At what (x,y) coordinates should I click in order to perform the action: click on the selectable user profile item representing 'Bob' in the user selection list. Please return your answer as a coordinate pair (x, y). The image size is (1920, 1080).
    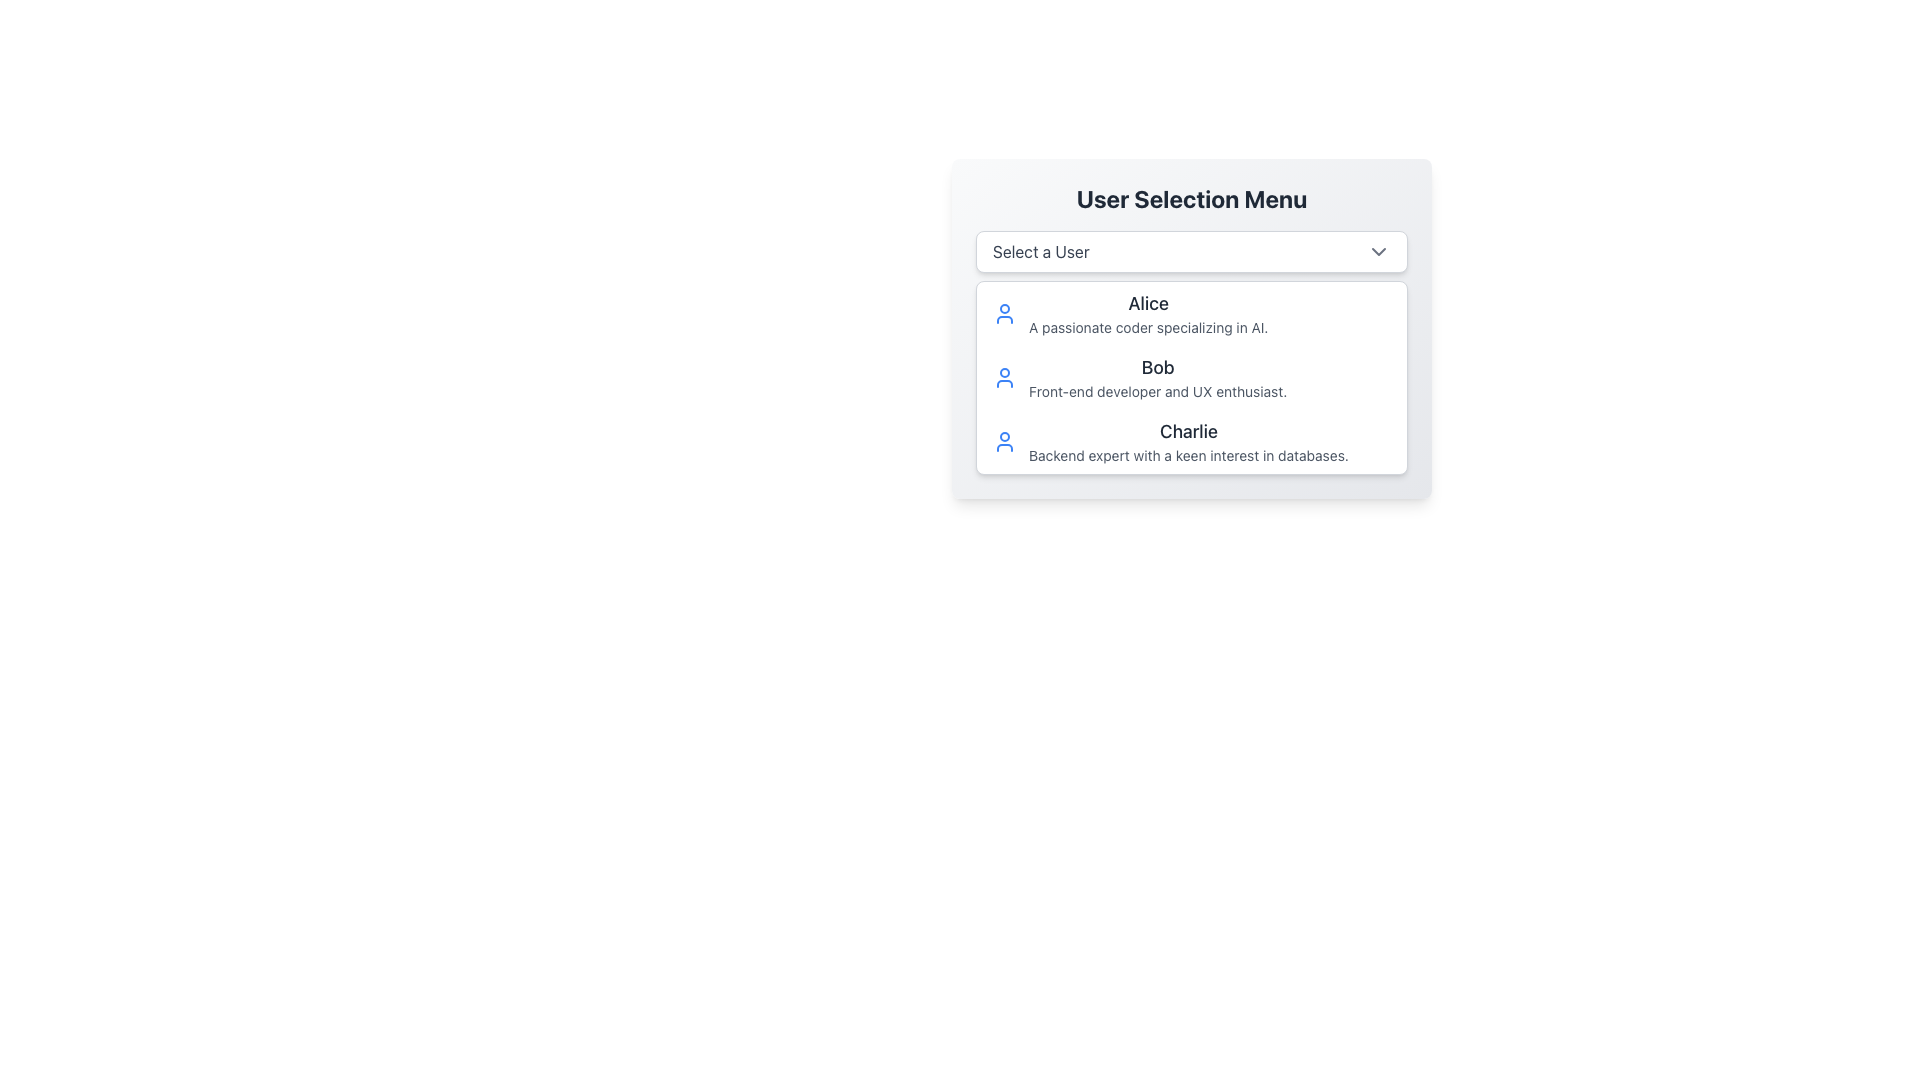
    Looking at the image, I should click on (1191, 378).